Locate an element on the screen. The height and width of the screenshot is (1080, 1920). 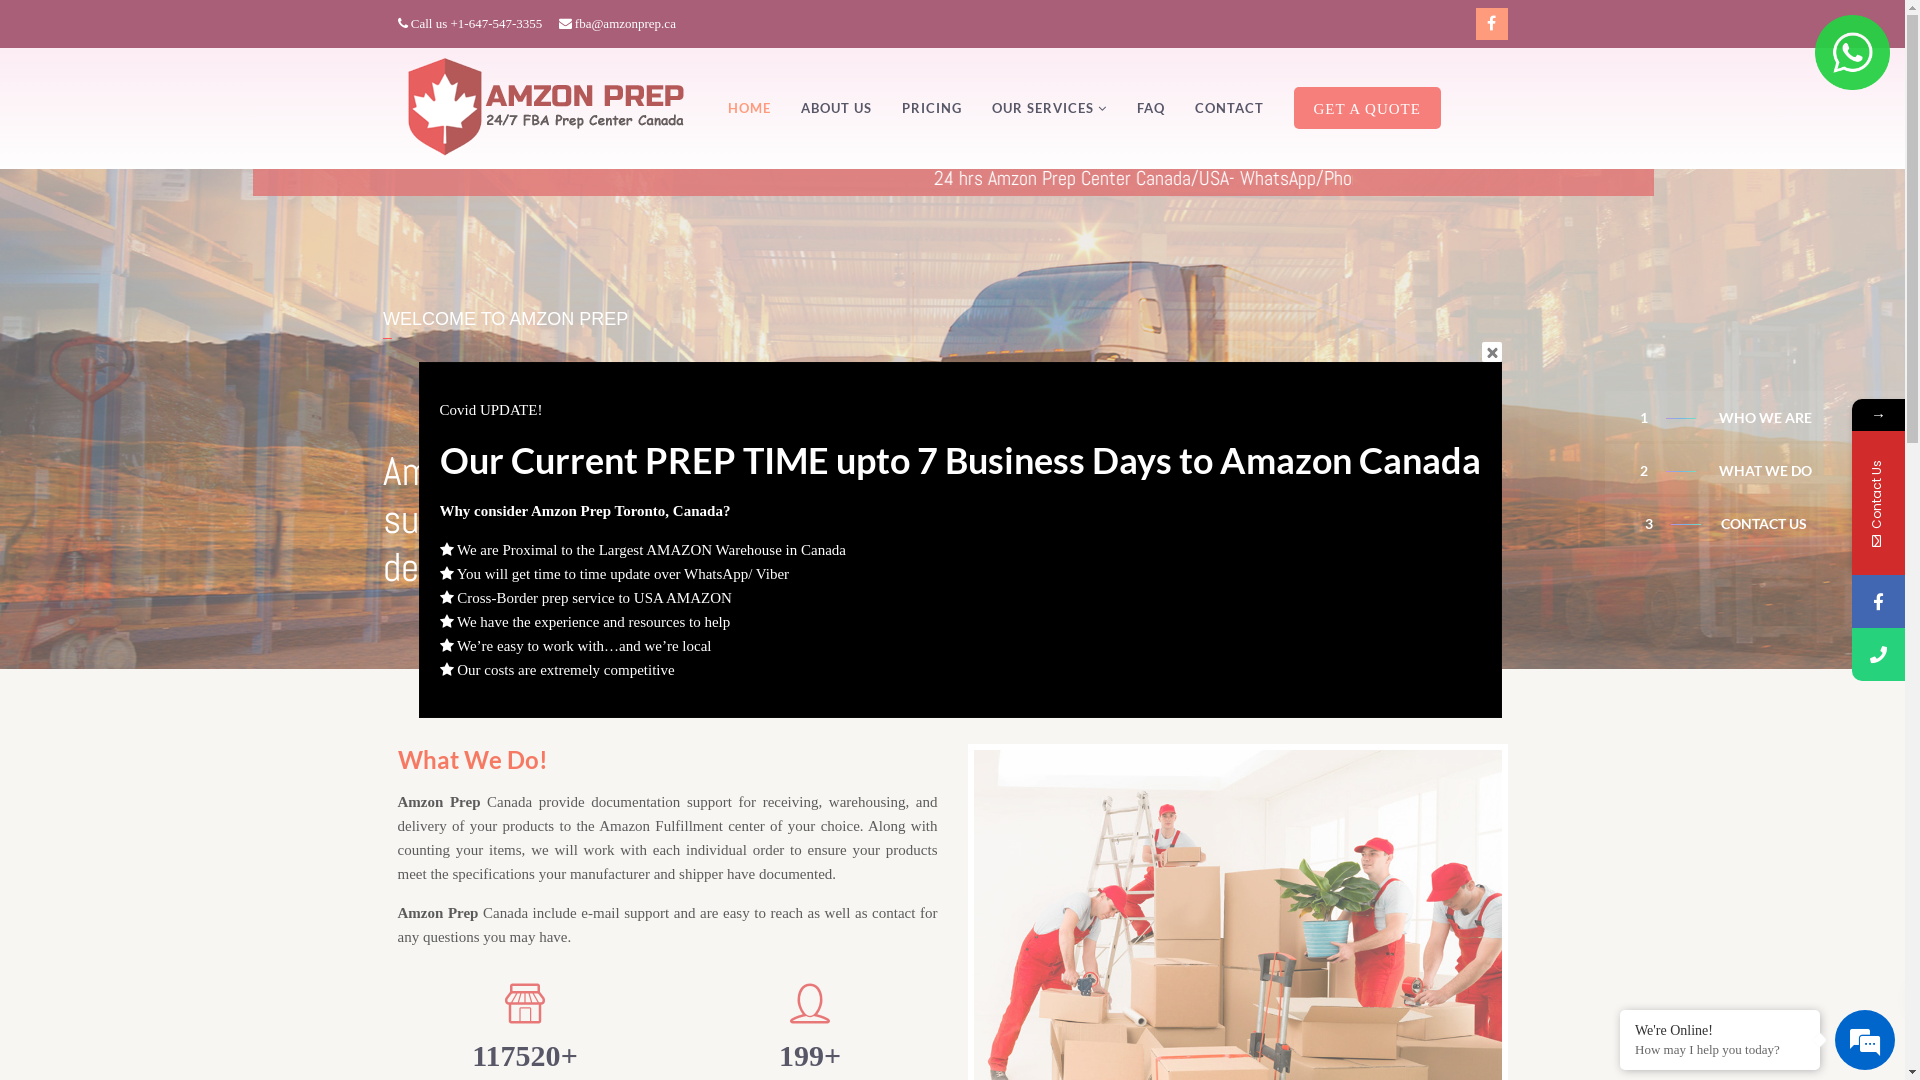
'ABOUT US' is located at coordinates (800, 108).